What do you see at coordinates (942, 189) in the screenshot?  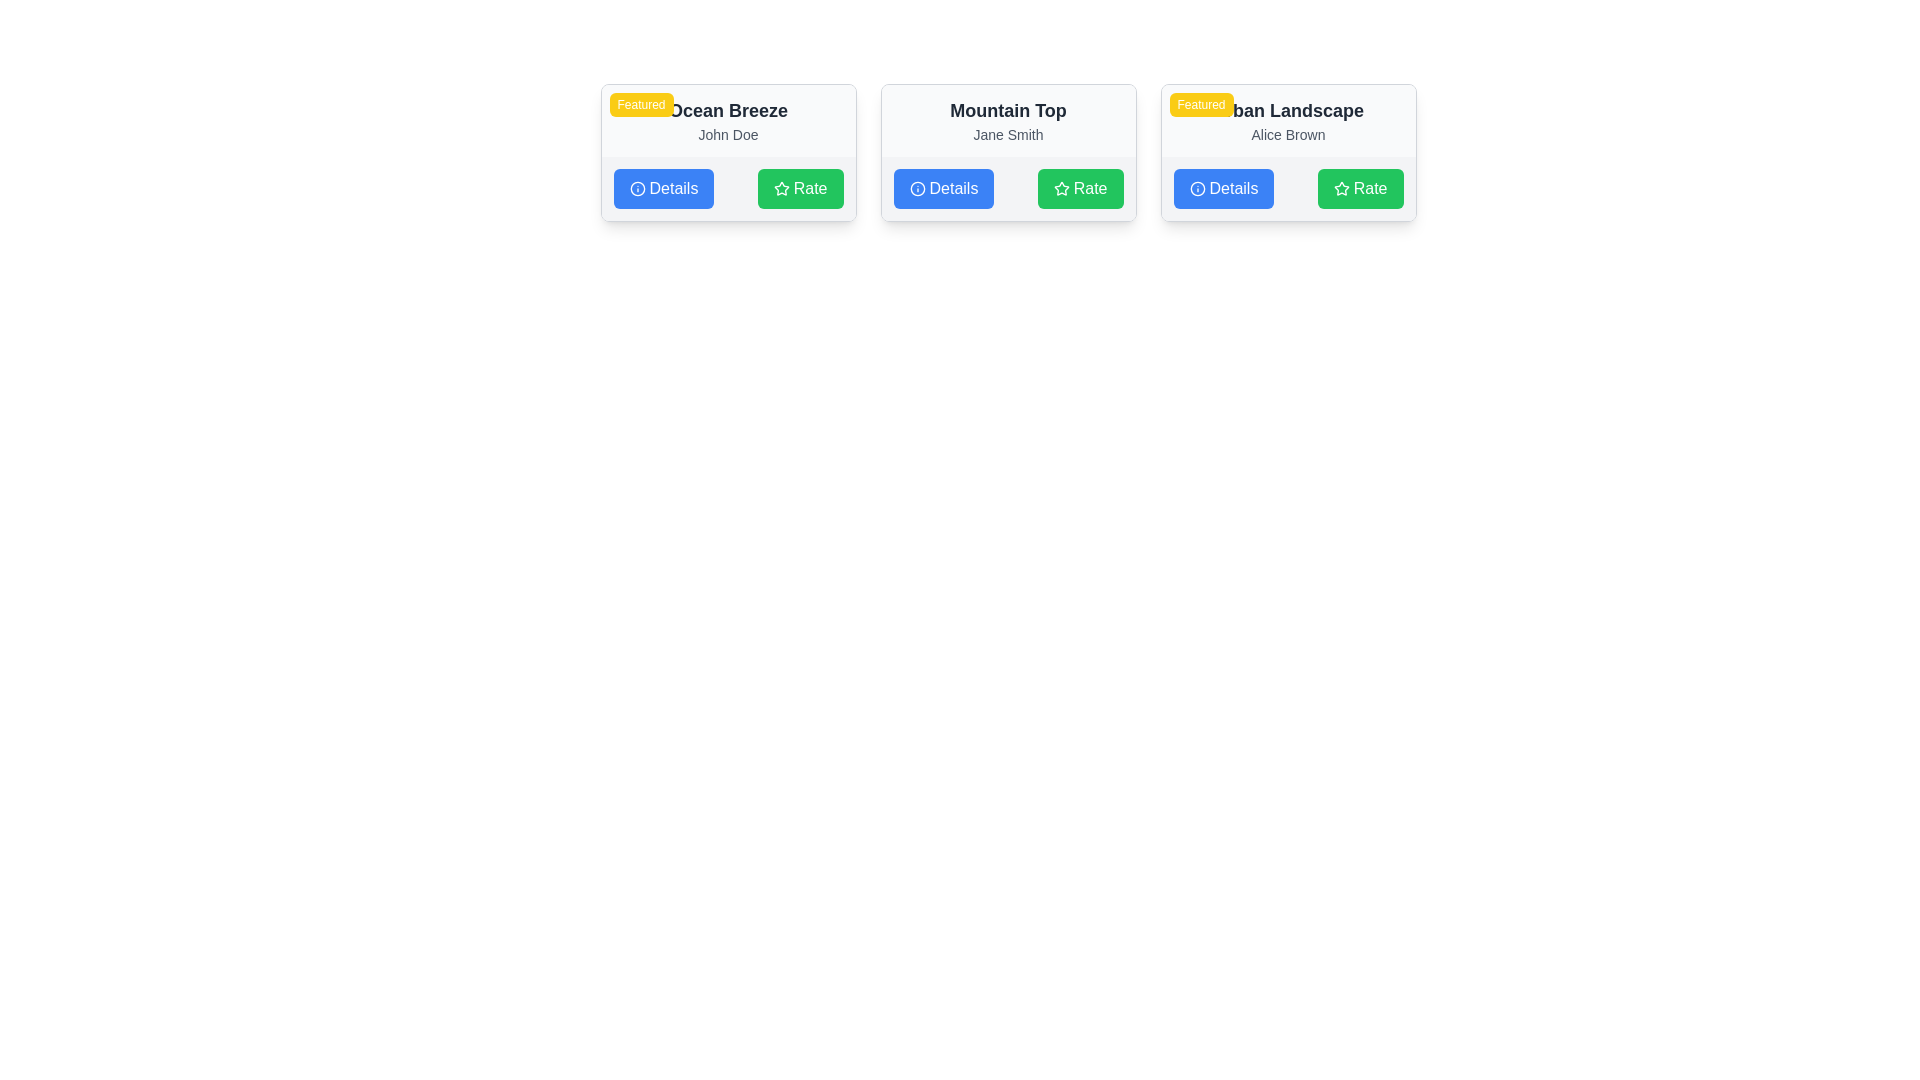 I see `the blue button labeled 'Details' with a circular 'i' icon` at bounding box center [942, 189].